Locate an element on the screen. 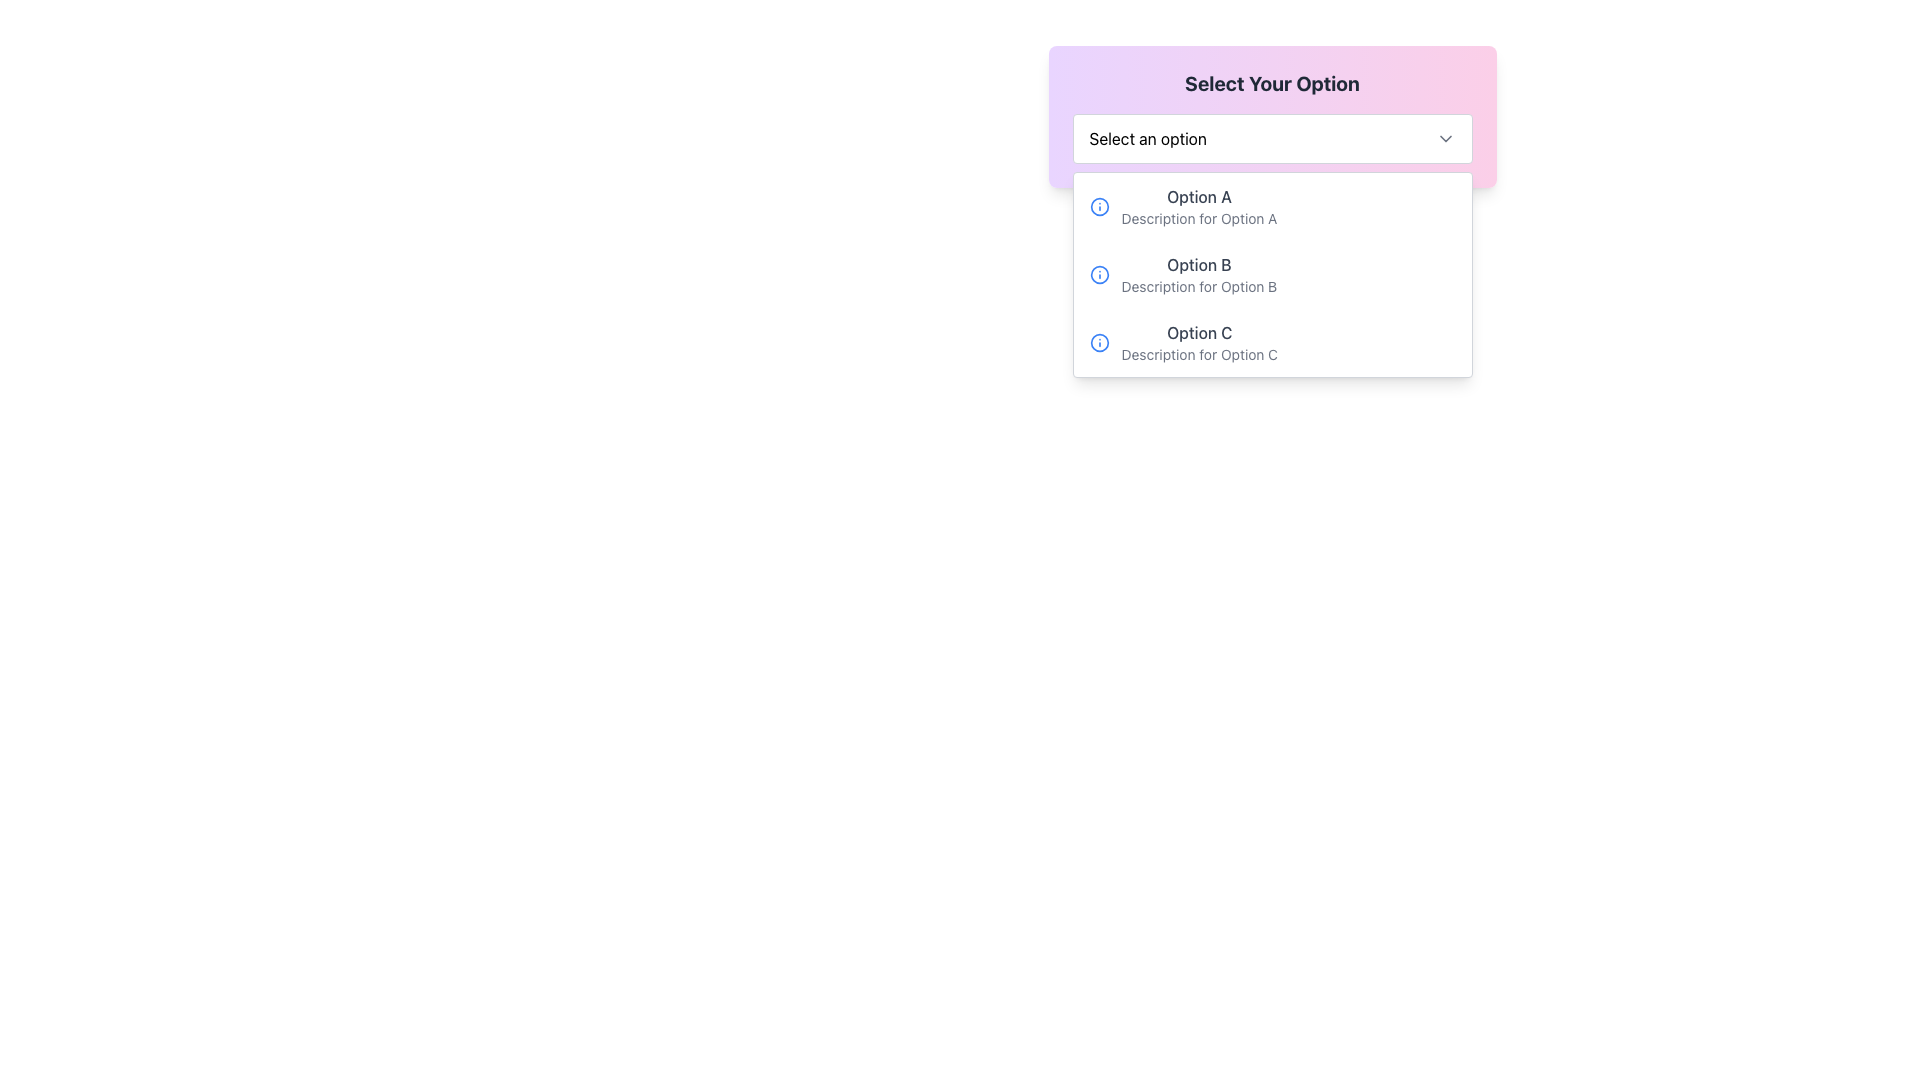 Image resolution: width=1920 pixels, height=1080 pixels. text label displaying 'Description for Option A' located below the bold label 'Option A' in the dropdown menu interface is located at coordinates (1199, 219).